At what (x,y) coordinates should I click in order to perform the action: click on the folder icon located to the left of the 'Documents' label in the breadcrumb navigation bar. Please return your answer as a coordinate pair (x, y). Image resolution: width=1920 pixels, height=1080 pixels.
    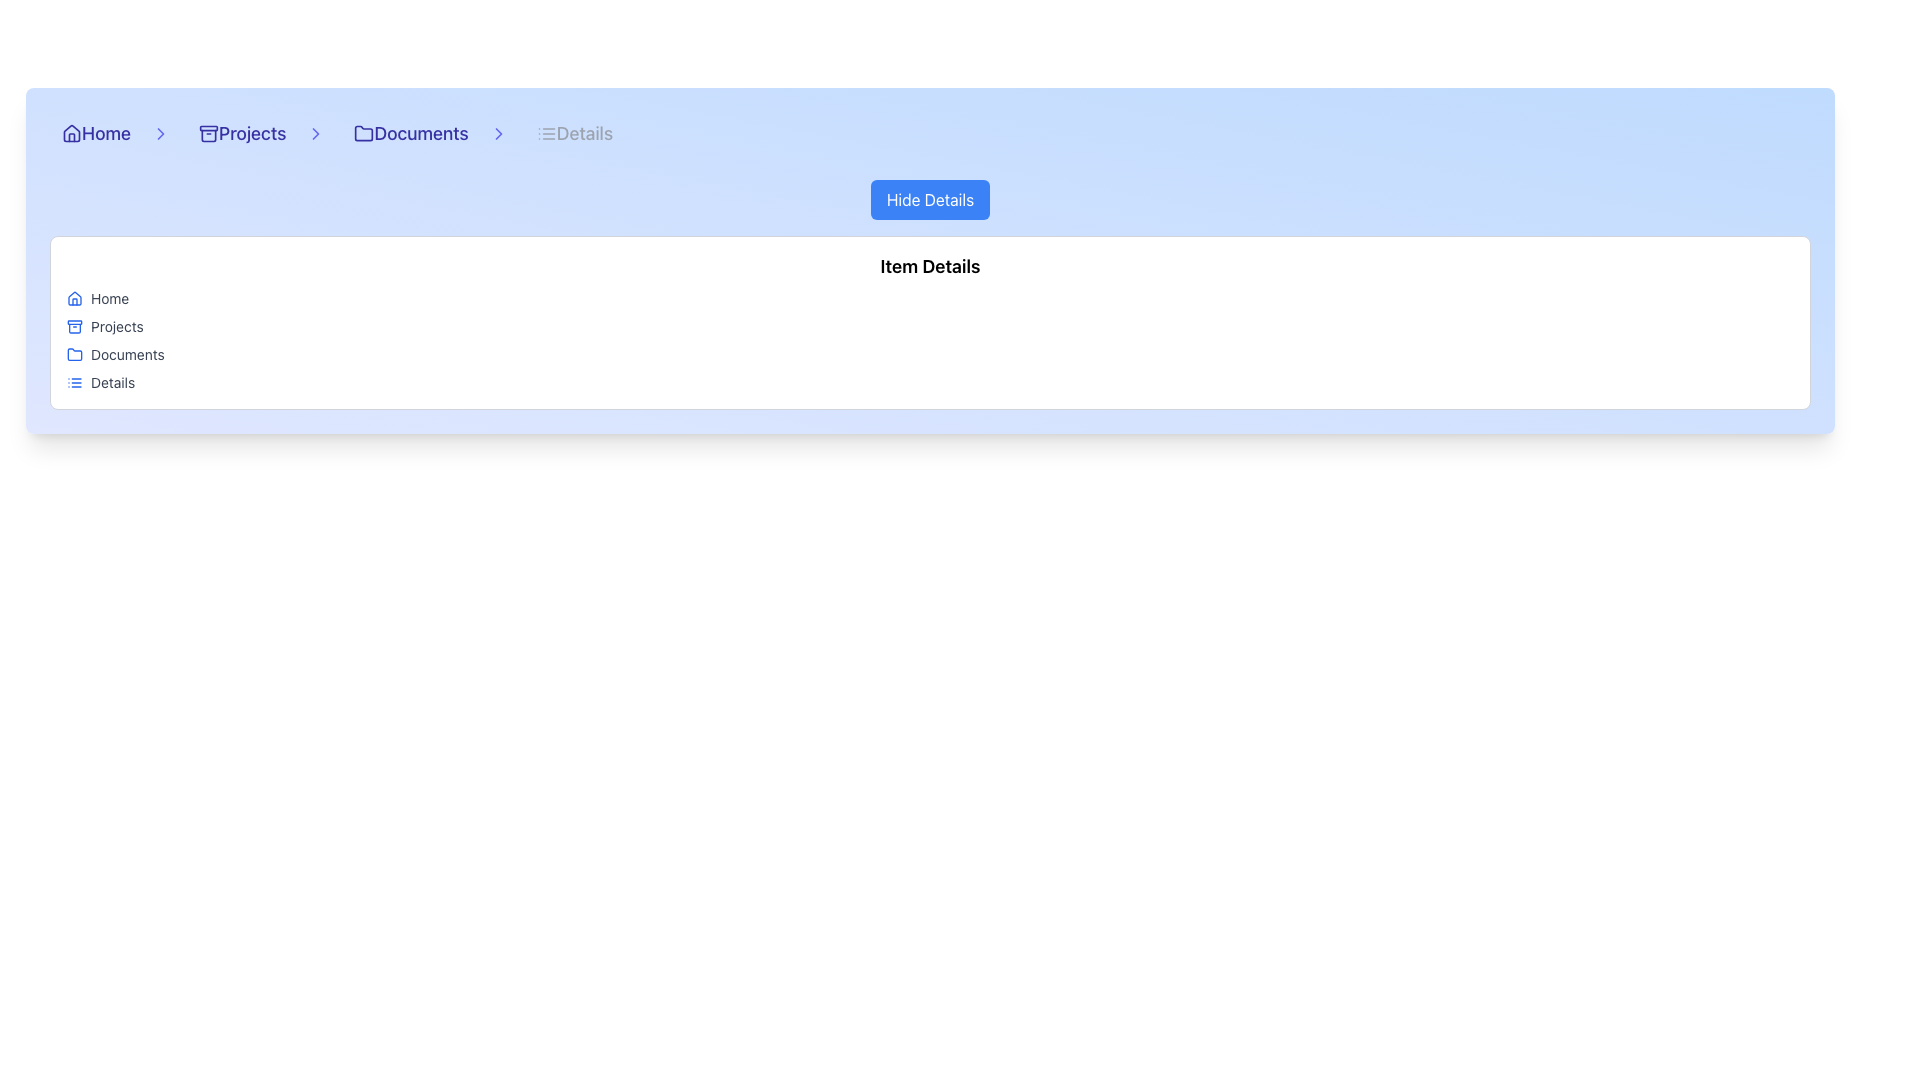
    Looking at the image, I should click on (364, 134).